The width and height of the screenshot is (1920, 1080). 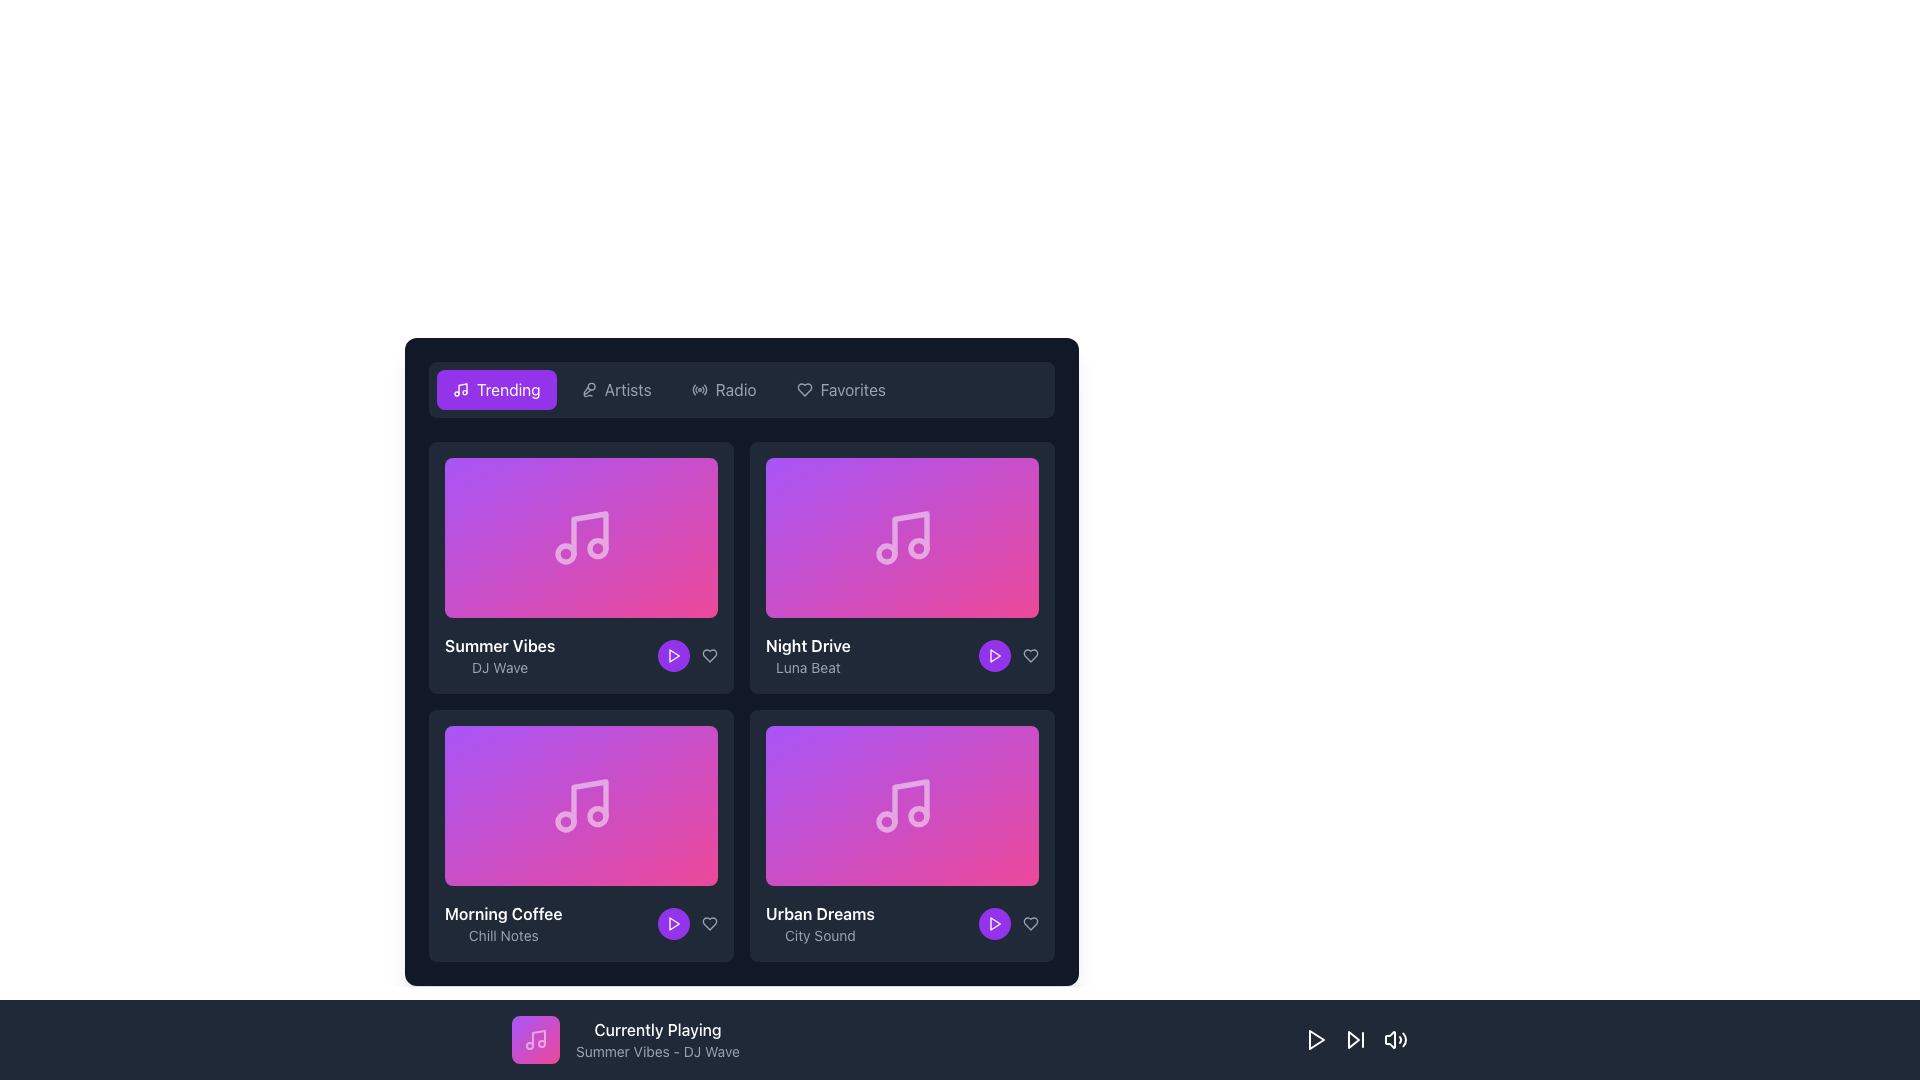 I want to click on the 'favorite' icon located in the bottom-right corner of the 'Morning Coffee' music card to change its color, so click(x=710, y=924).